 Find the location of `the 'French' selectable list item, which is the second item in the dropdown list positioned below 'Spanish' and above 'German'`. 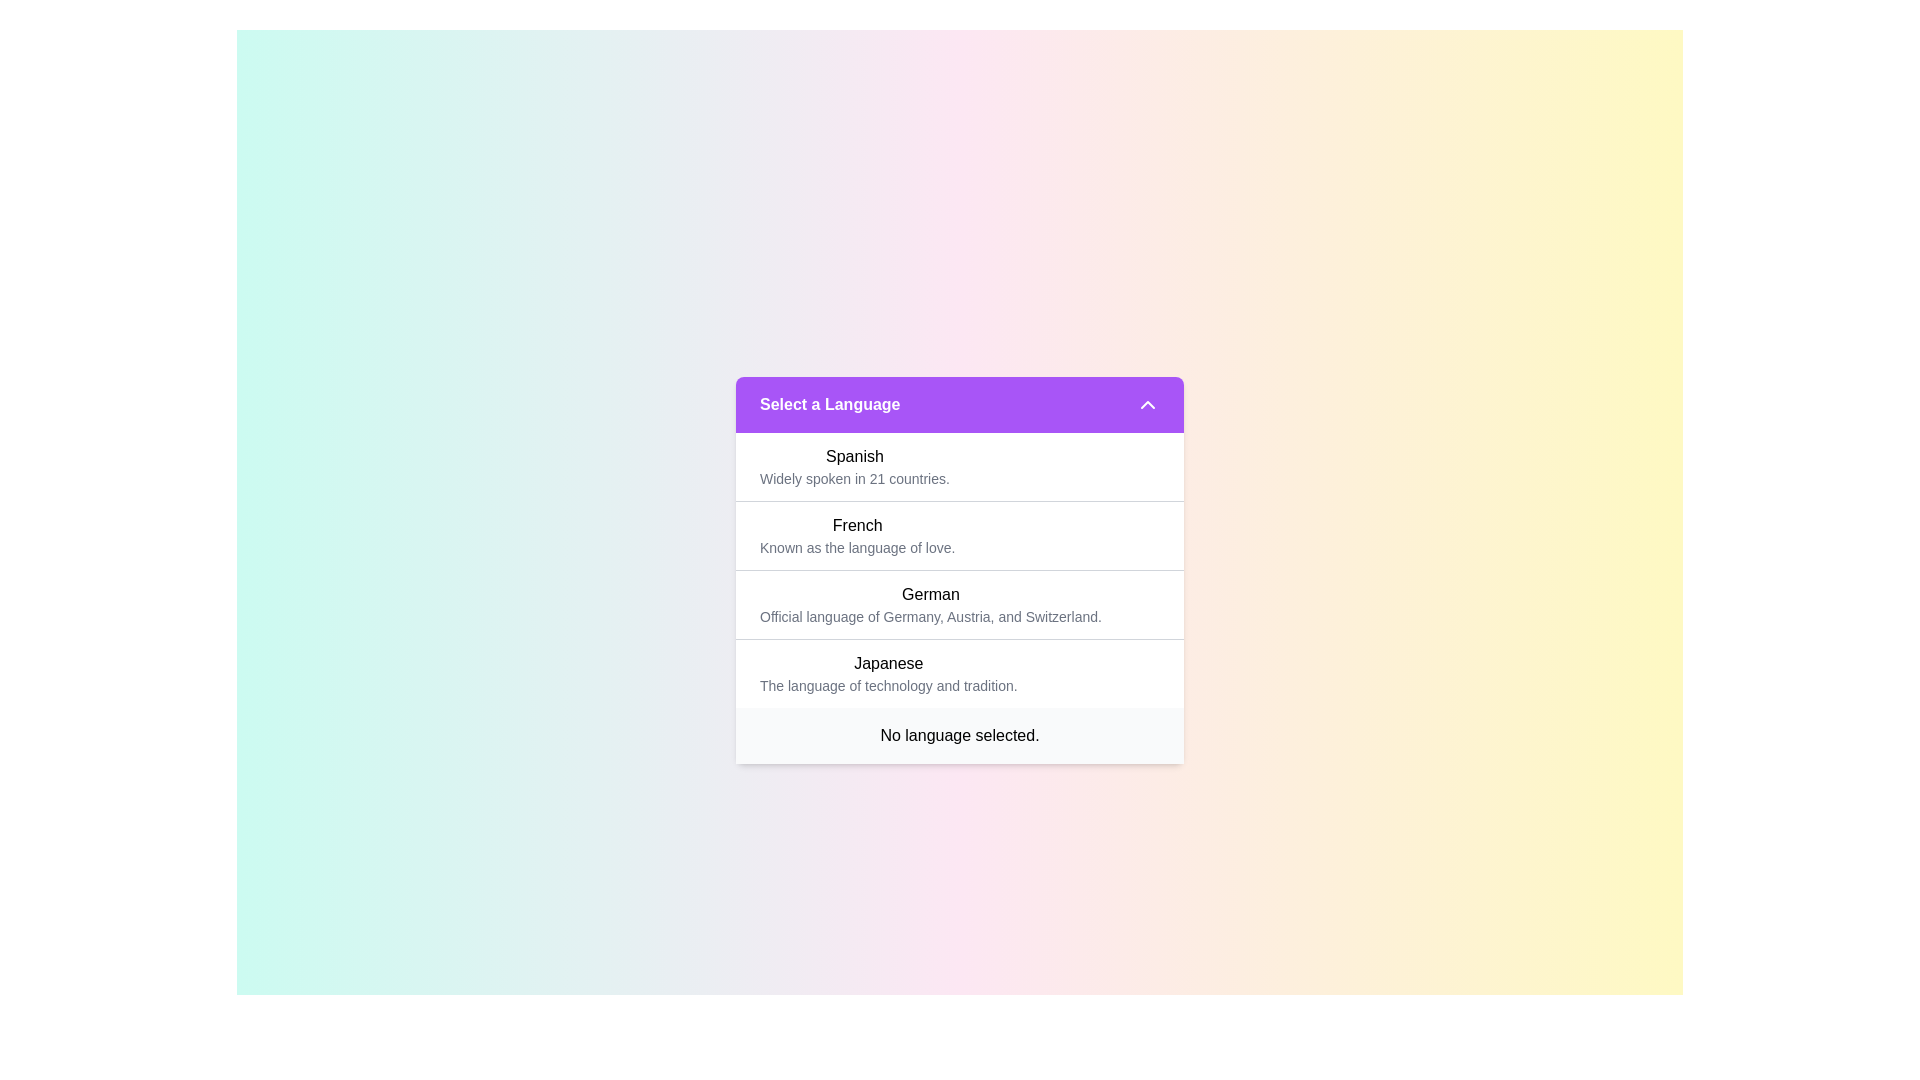

the 'French' selectable list item, which is the second item in the dropdown list positioned below 'Spanish' and above 'German' is located at coordinates (960, 570).